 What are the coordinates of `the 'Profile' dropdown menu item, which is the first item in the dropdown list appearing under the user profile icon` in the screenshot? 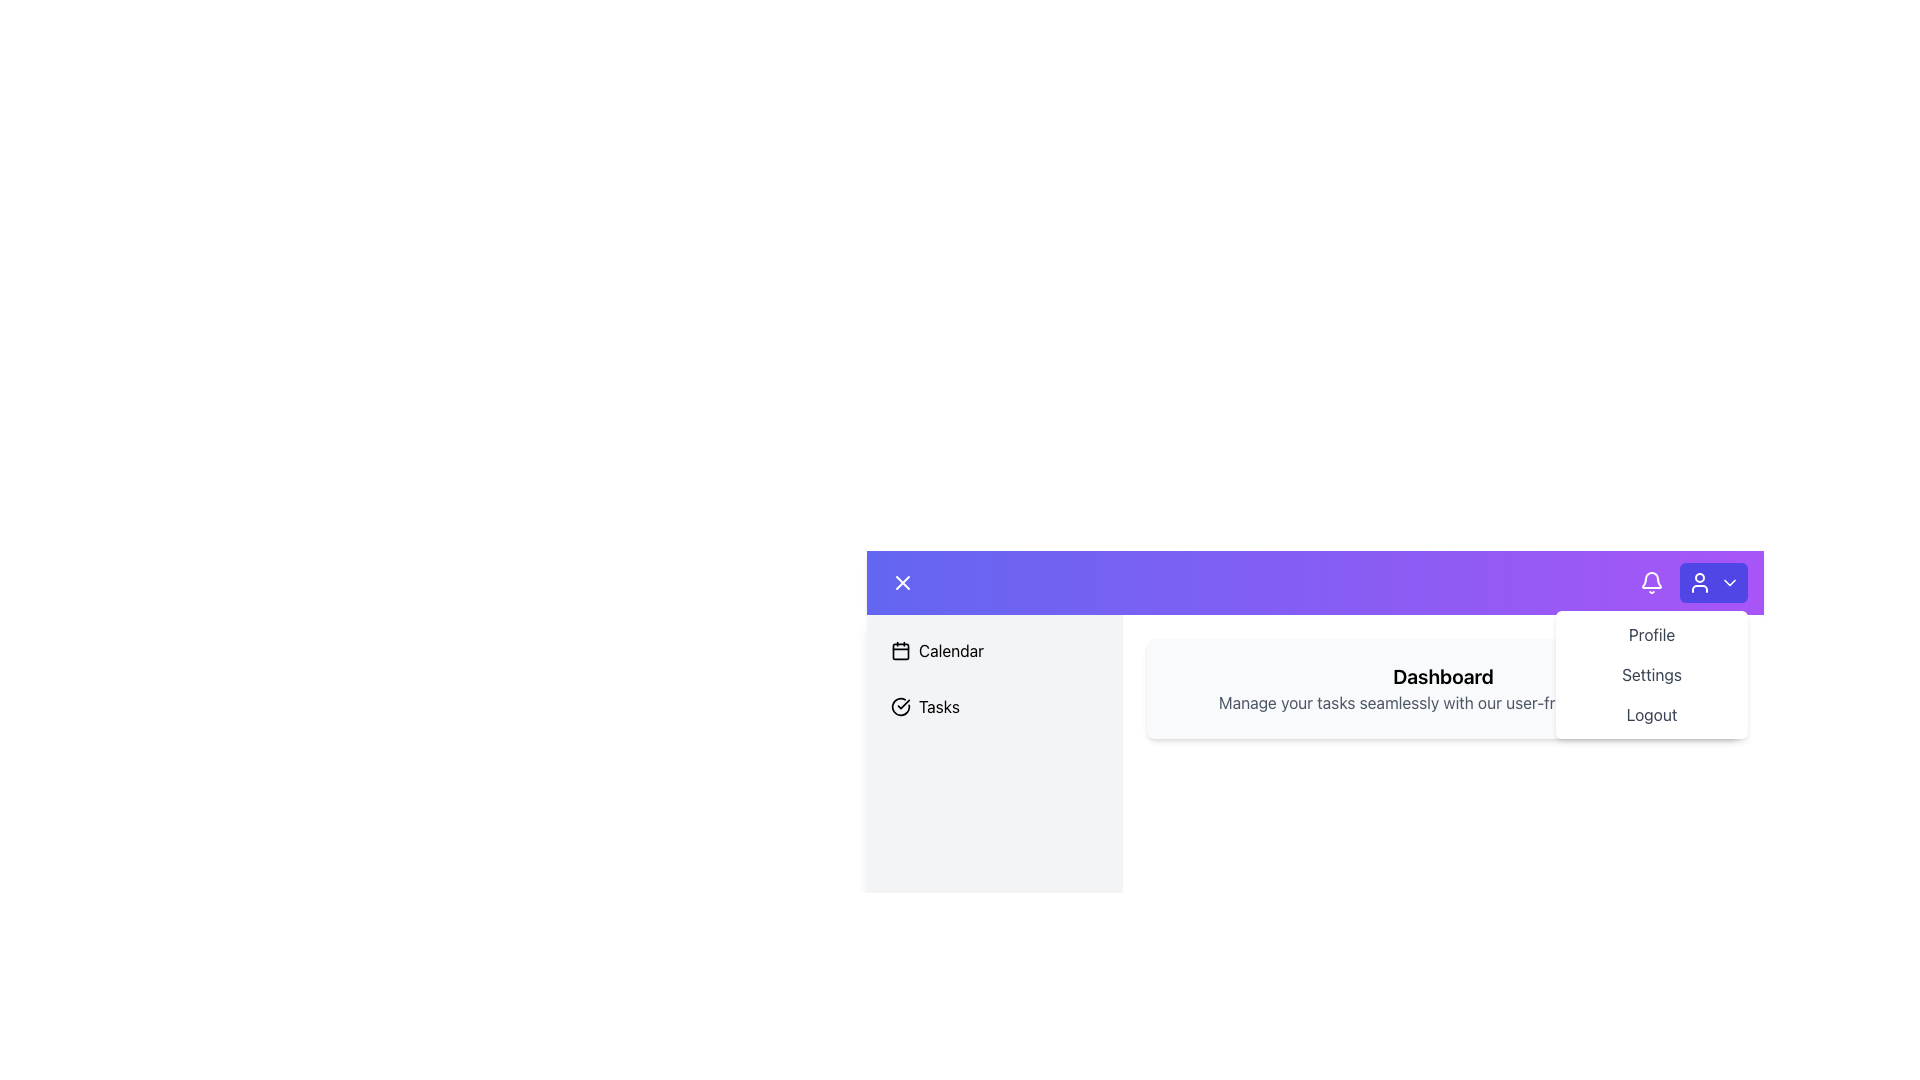 It's located at (1651, 635).